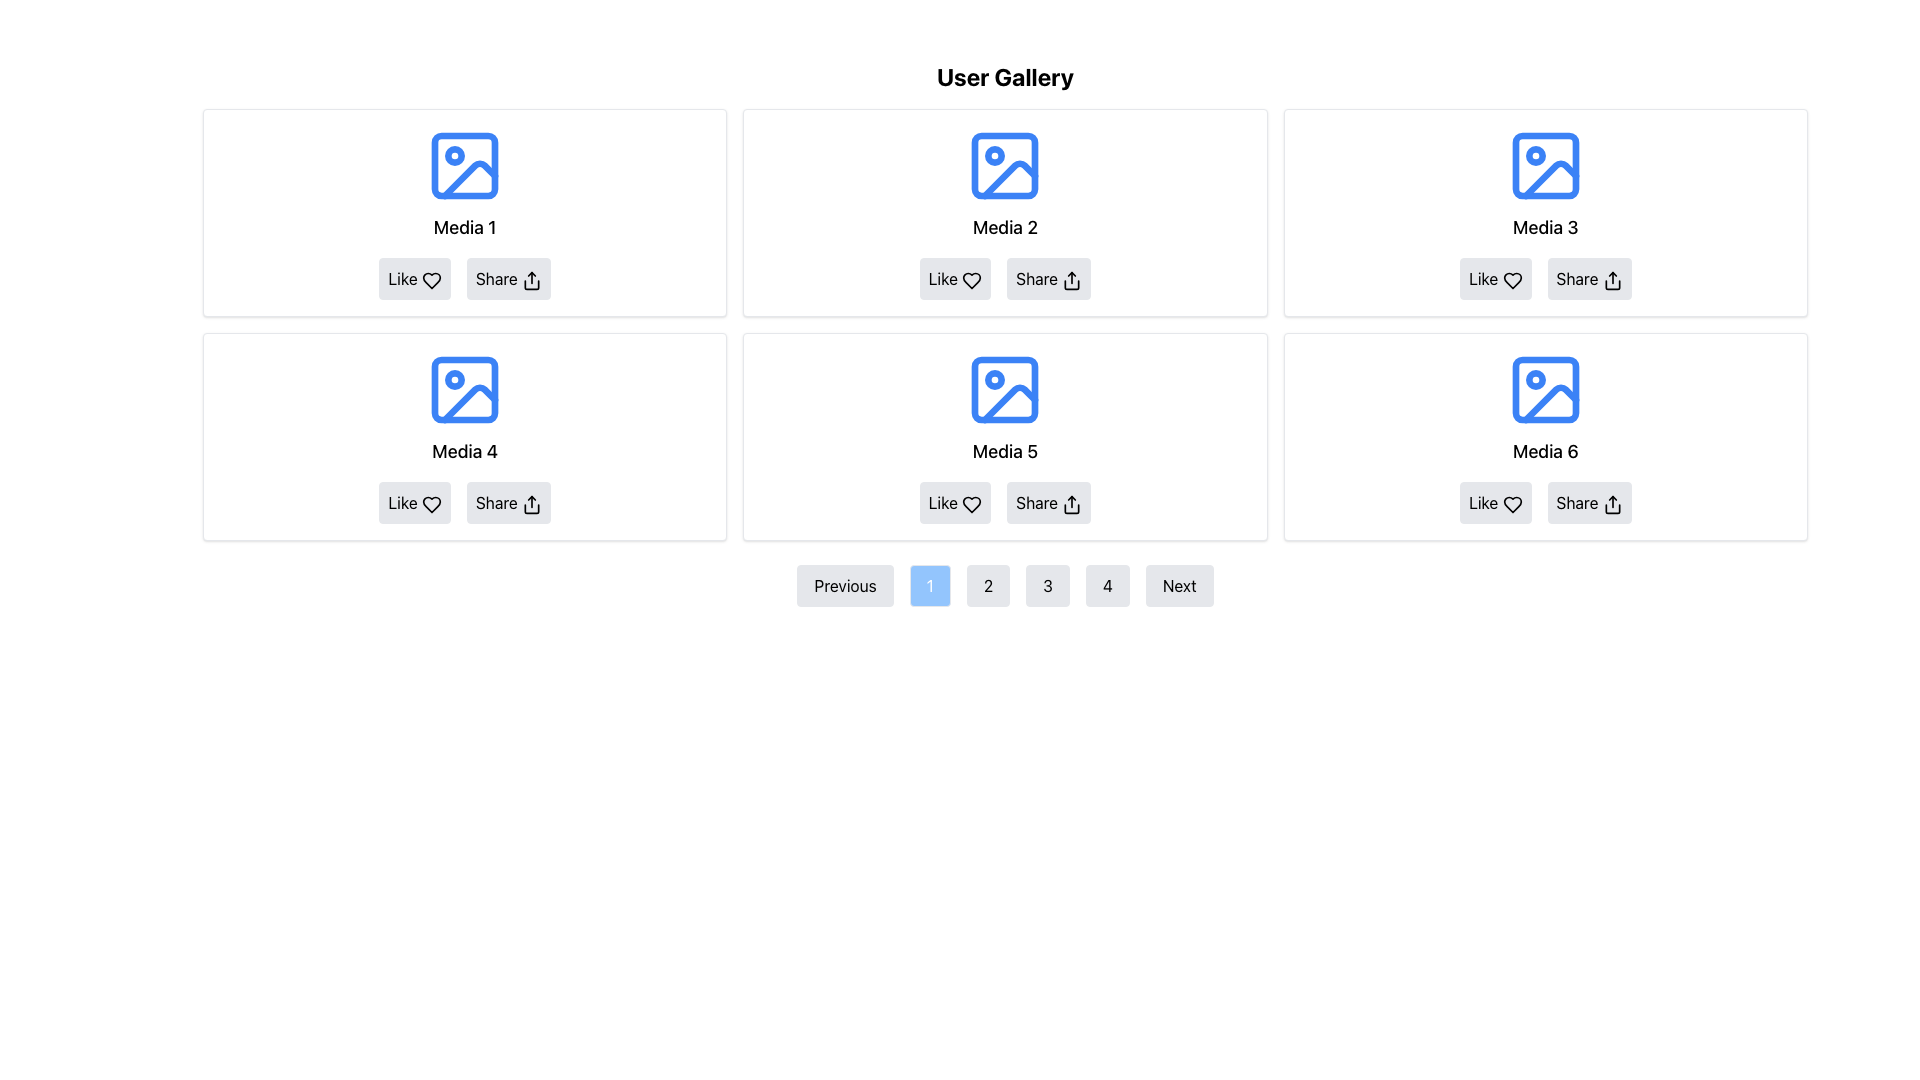 This screenshot has width=1920, height=1080. What do you see at coordinates (430, 280) in the screenshot?
I see `the heart icon within the 'Like' button` at bounding box center [430, 280].